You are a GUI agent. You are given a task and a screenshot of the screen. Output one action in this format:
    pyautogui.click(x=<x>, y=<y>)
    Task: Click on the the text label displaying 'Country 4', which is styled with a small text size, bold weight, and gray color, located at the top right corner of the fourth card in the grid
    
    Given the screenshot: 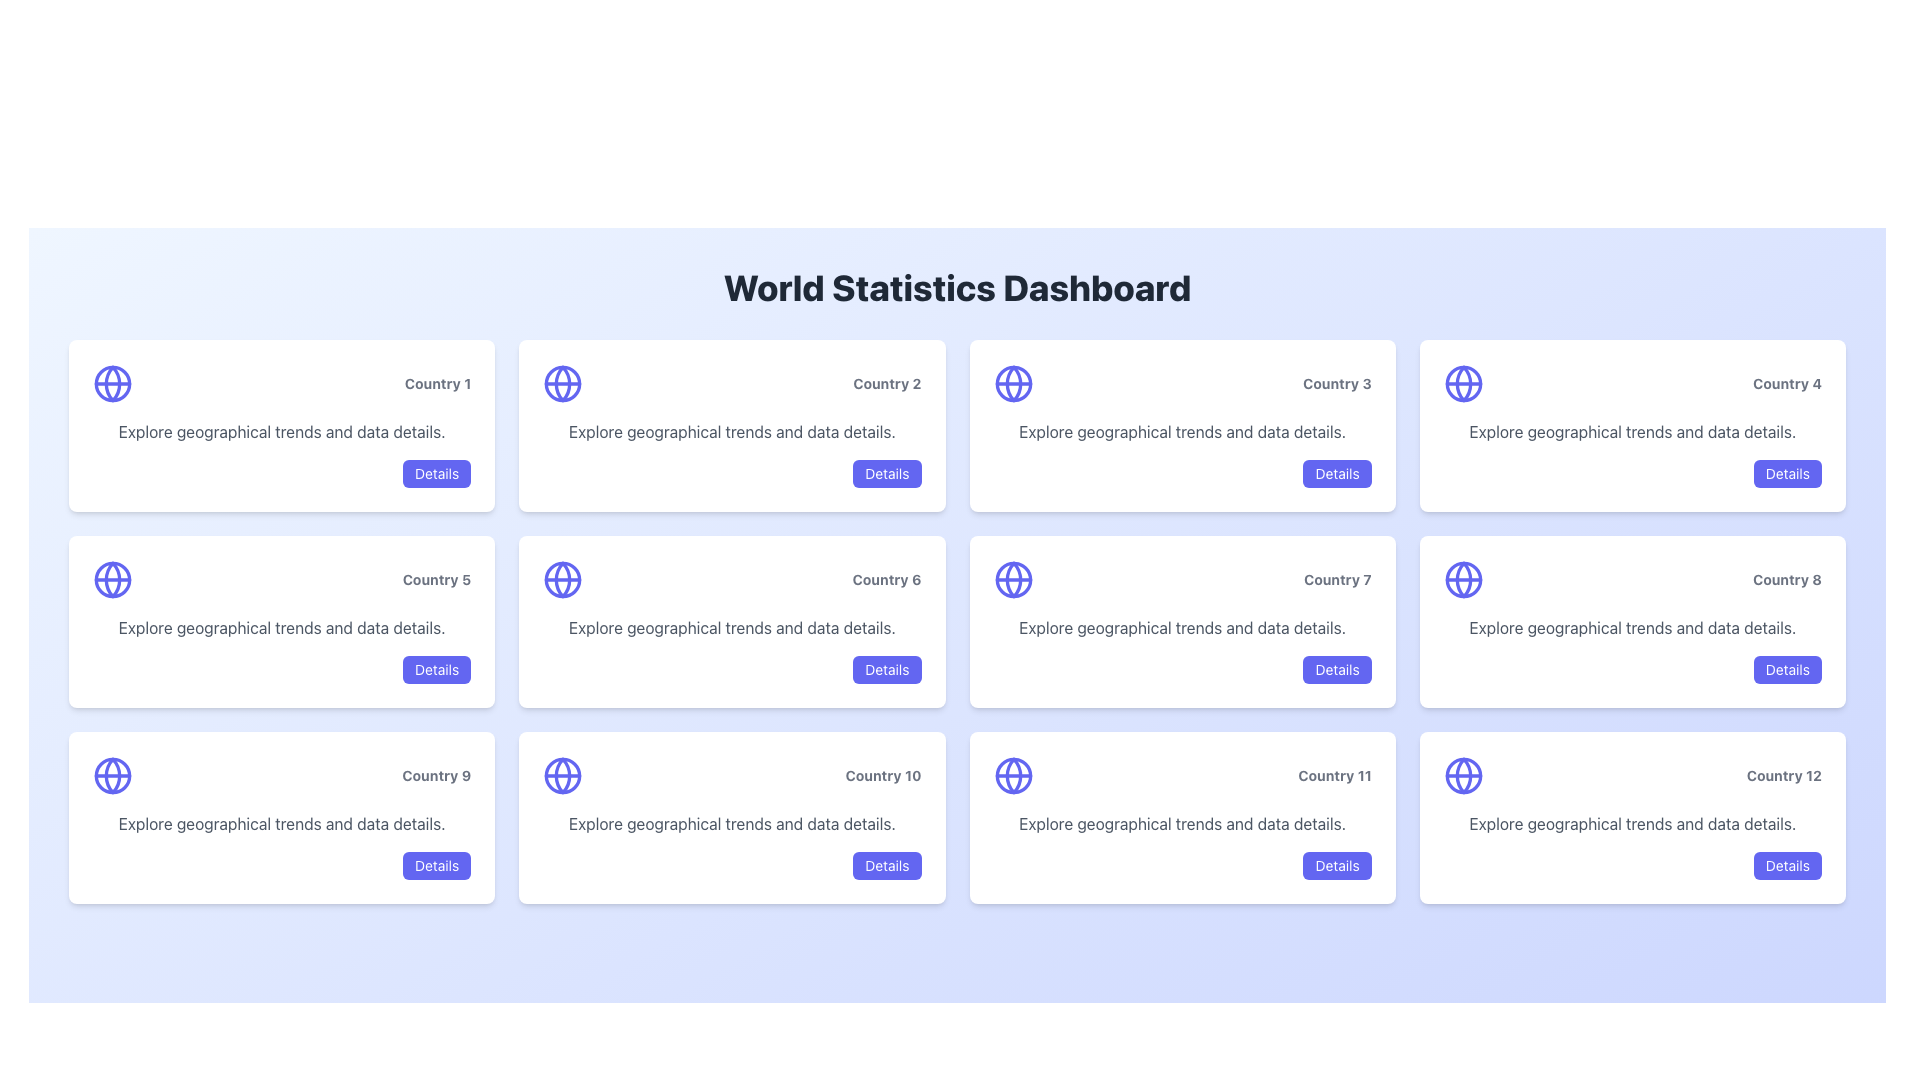 What is the action you would take?
    pyautogui.click(x=1787, y=384)
    